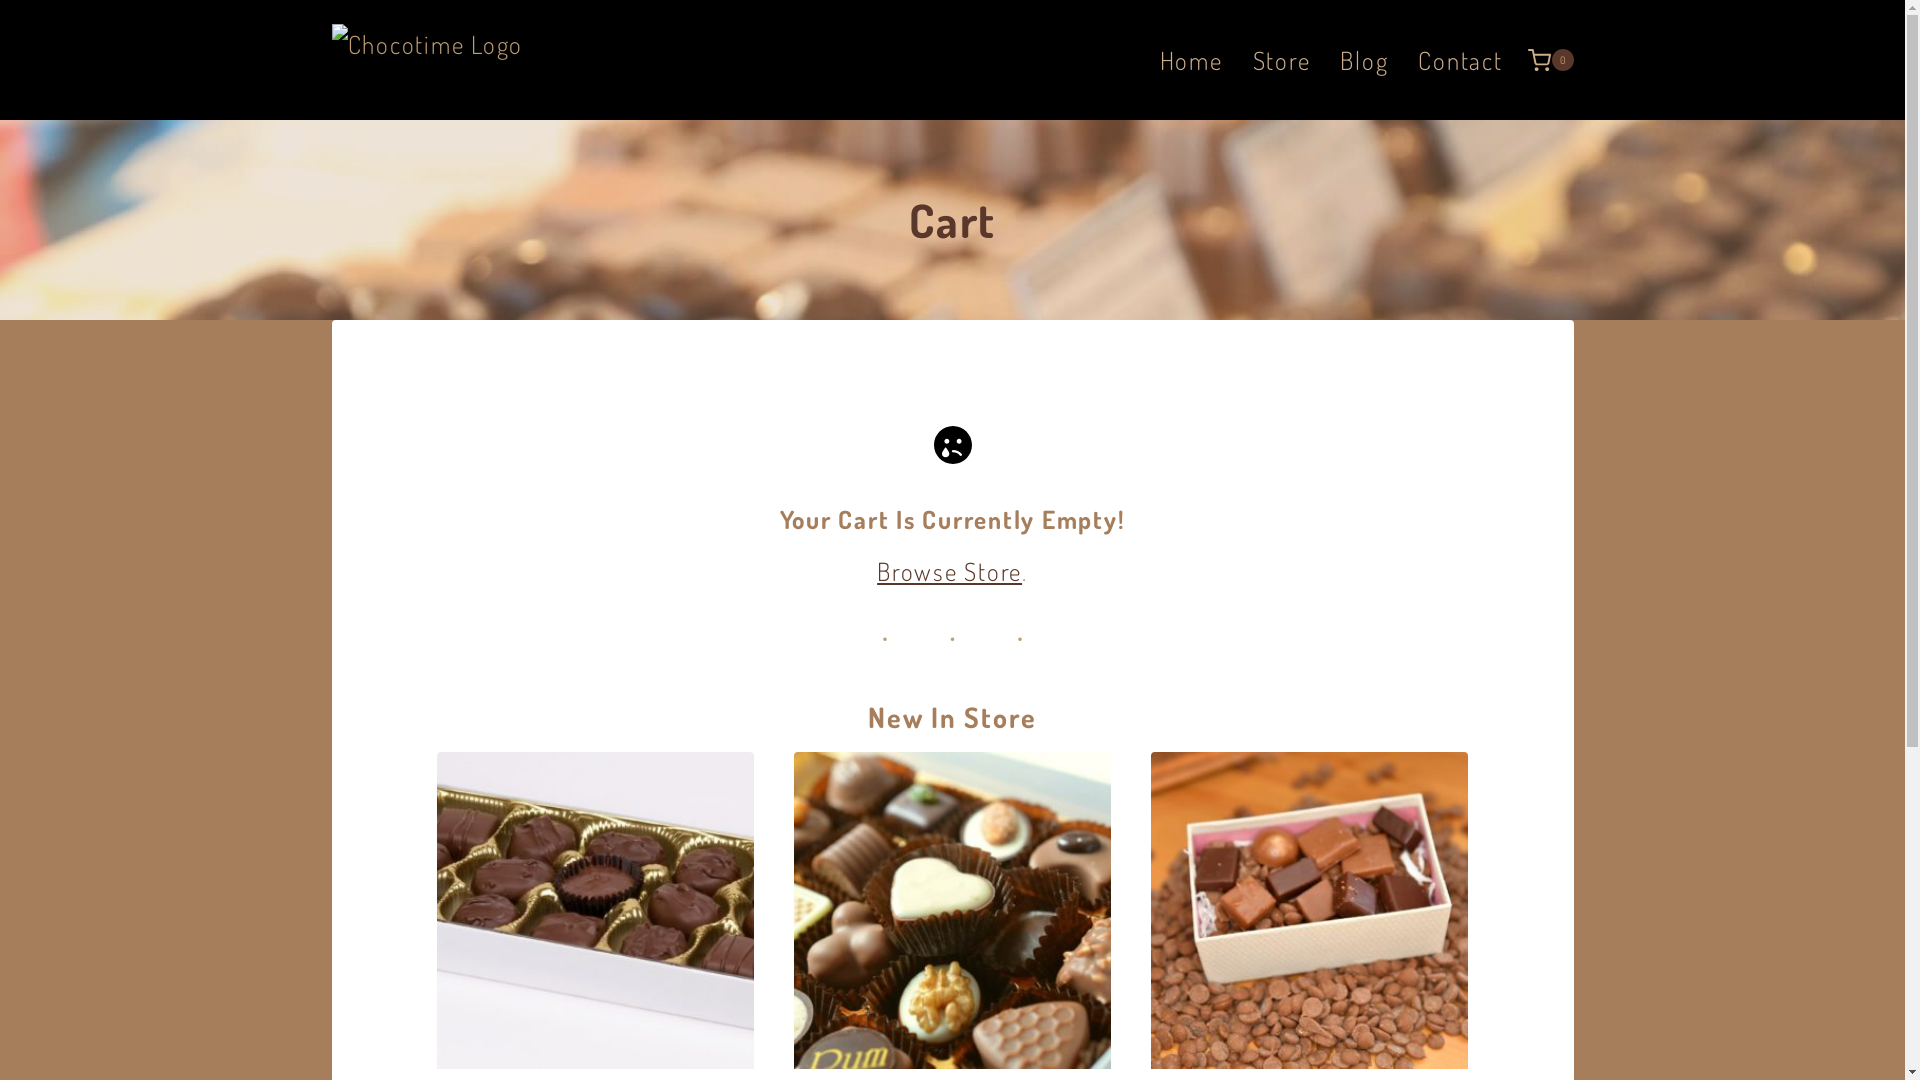 This screenshot has width=1920, height=1080. Describe the element at coordinates (877, 570) in the screenshot. I see `'Browse Store'` at that location.